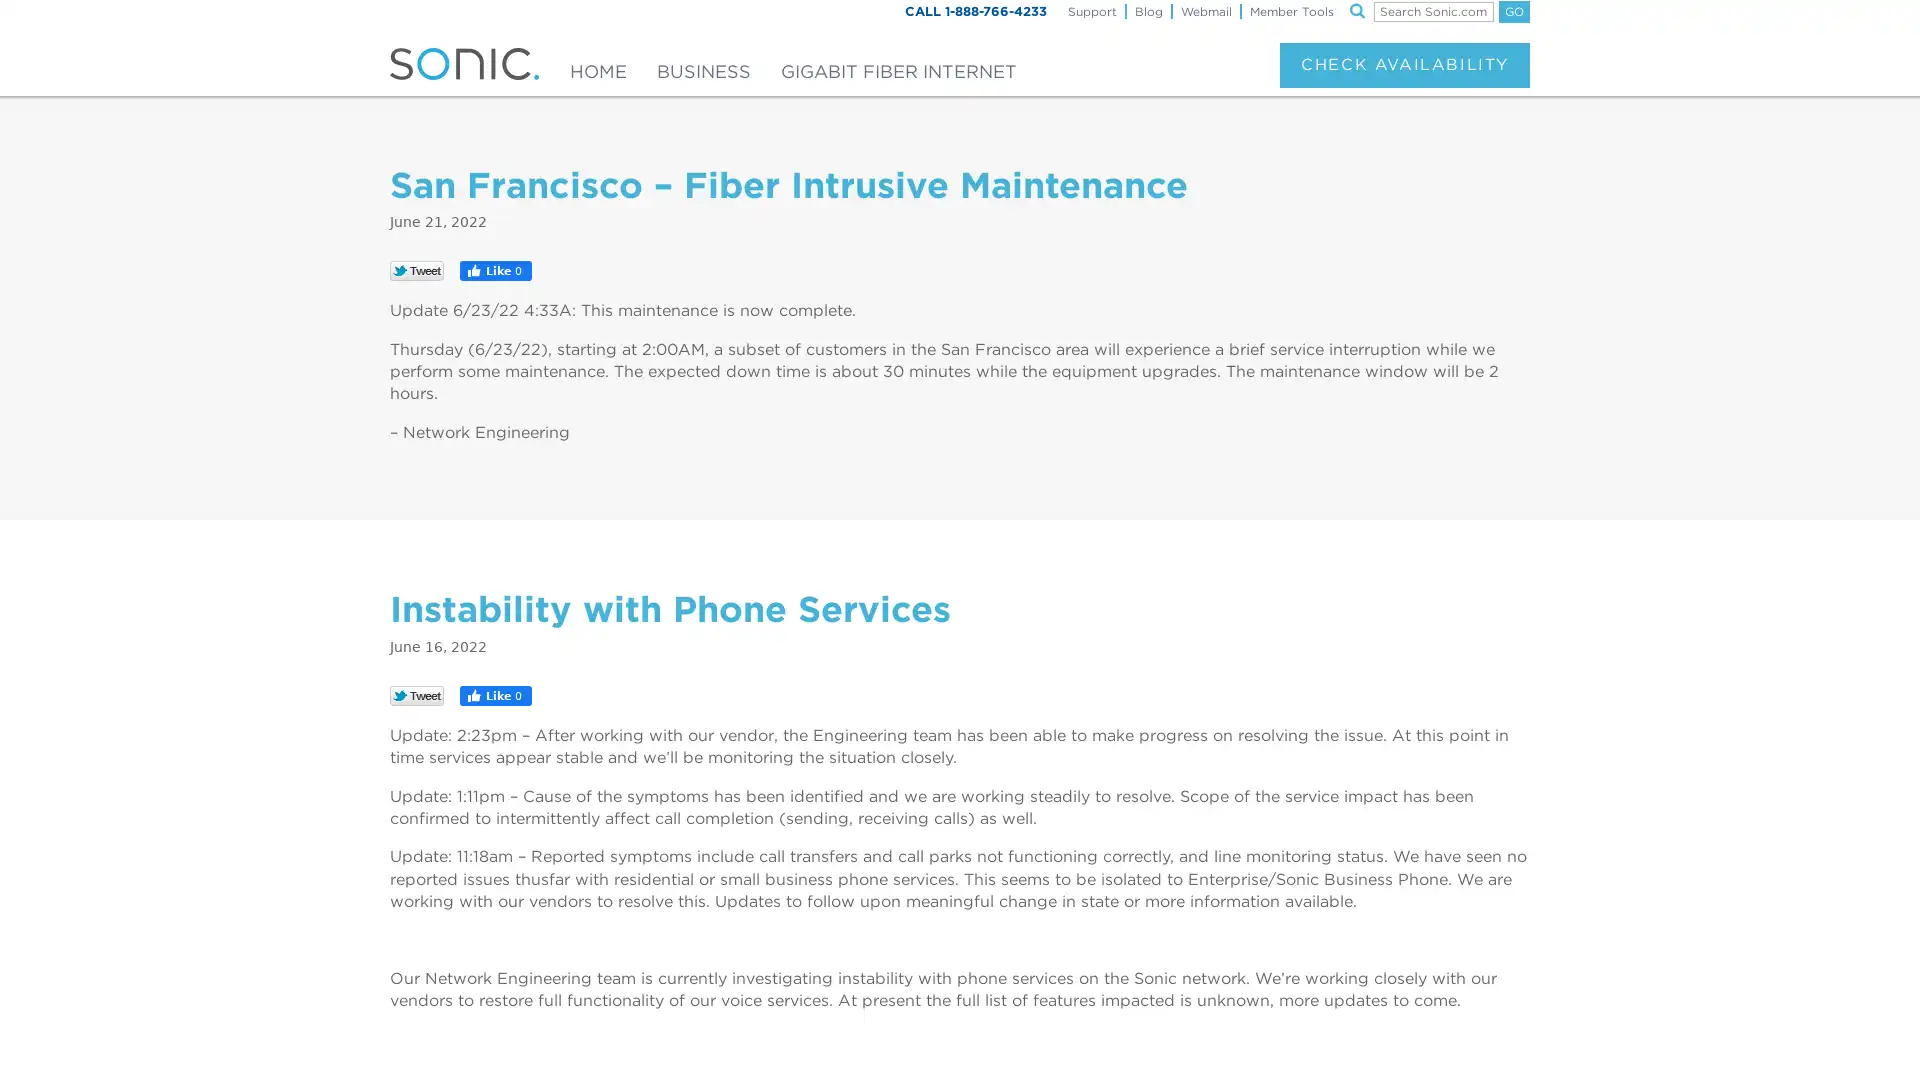  What do you see at coordinates (1514, 11) in the screenshot?
I see `GO` at bounding box center [1514, 11].